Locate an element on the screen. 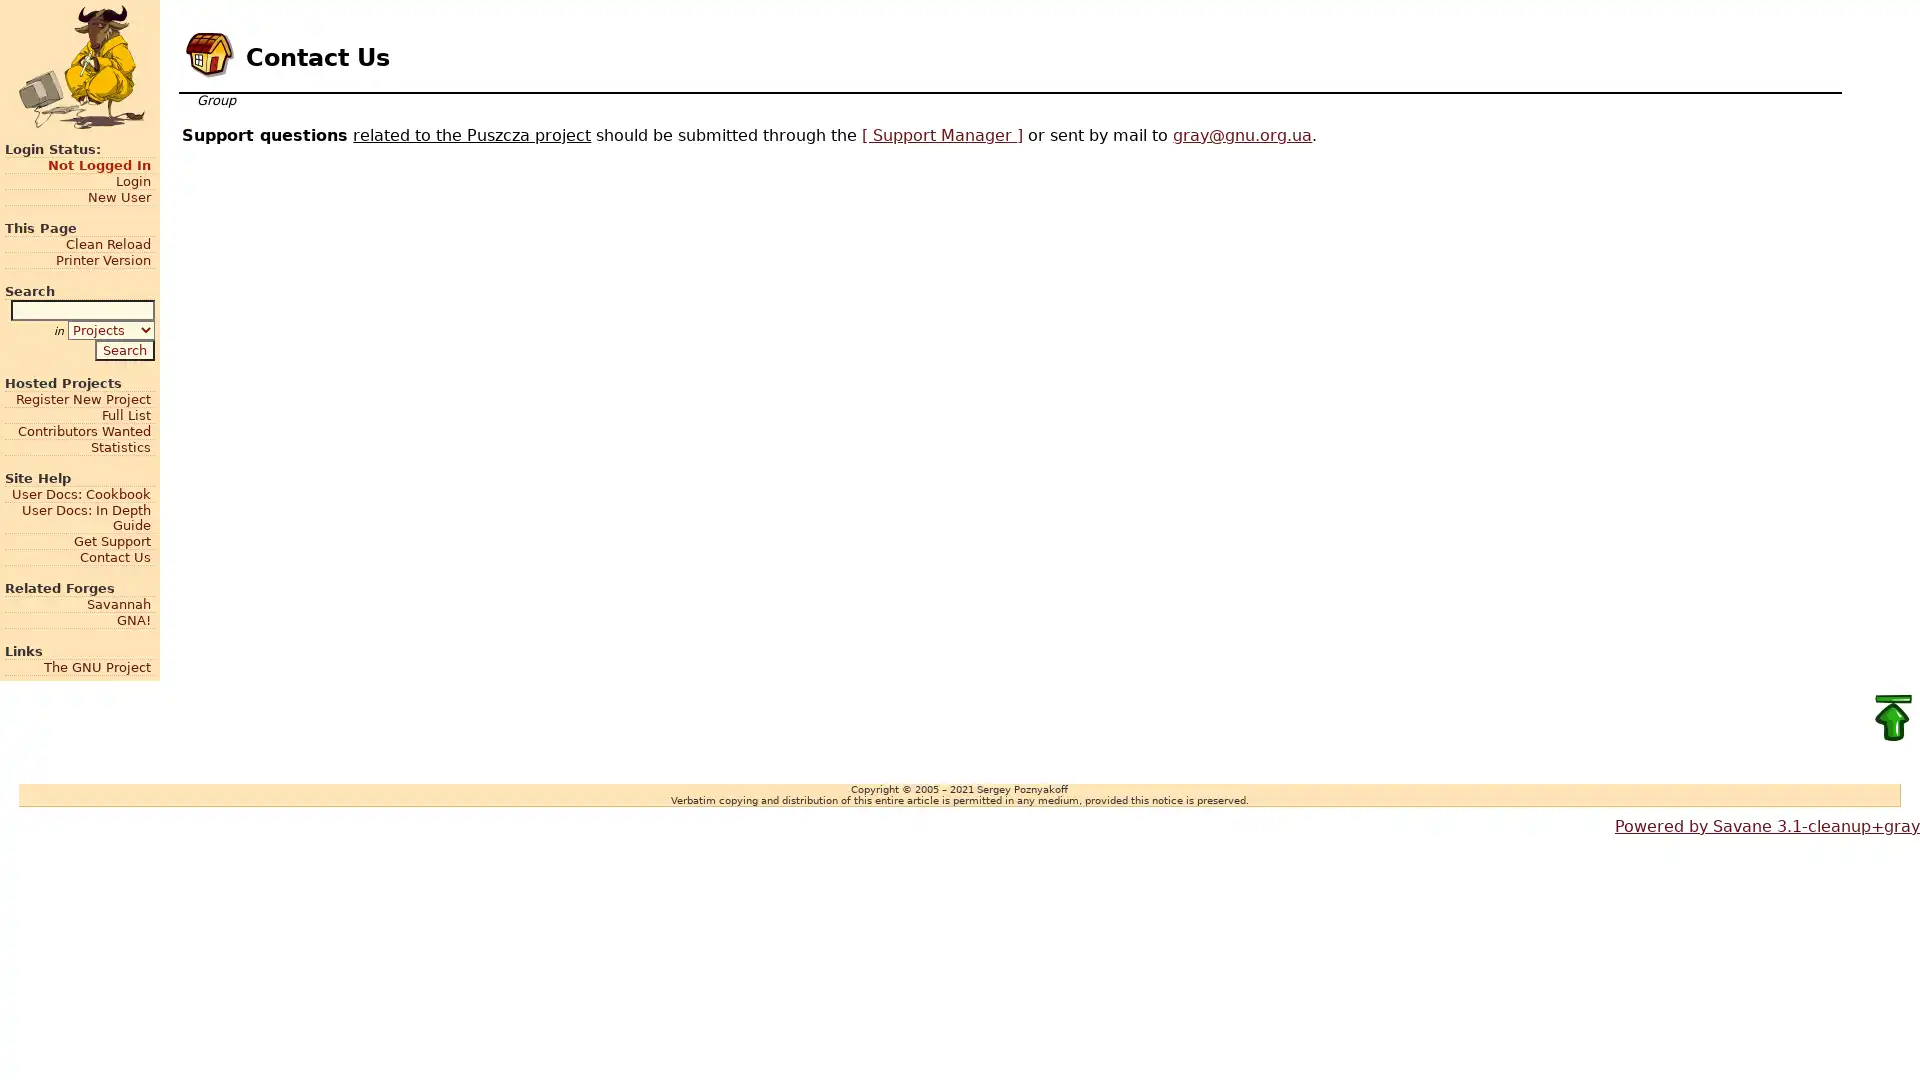 Image resolution: width=1920 pixels, height=1080 pixels. Search is located at coordinates (123, 348).